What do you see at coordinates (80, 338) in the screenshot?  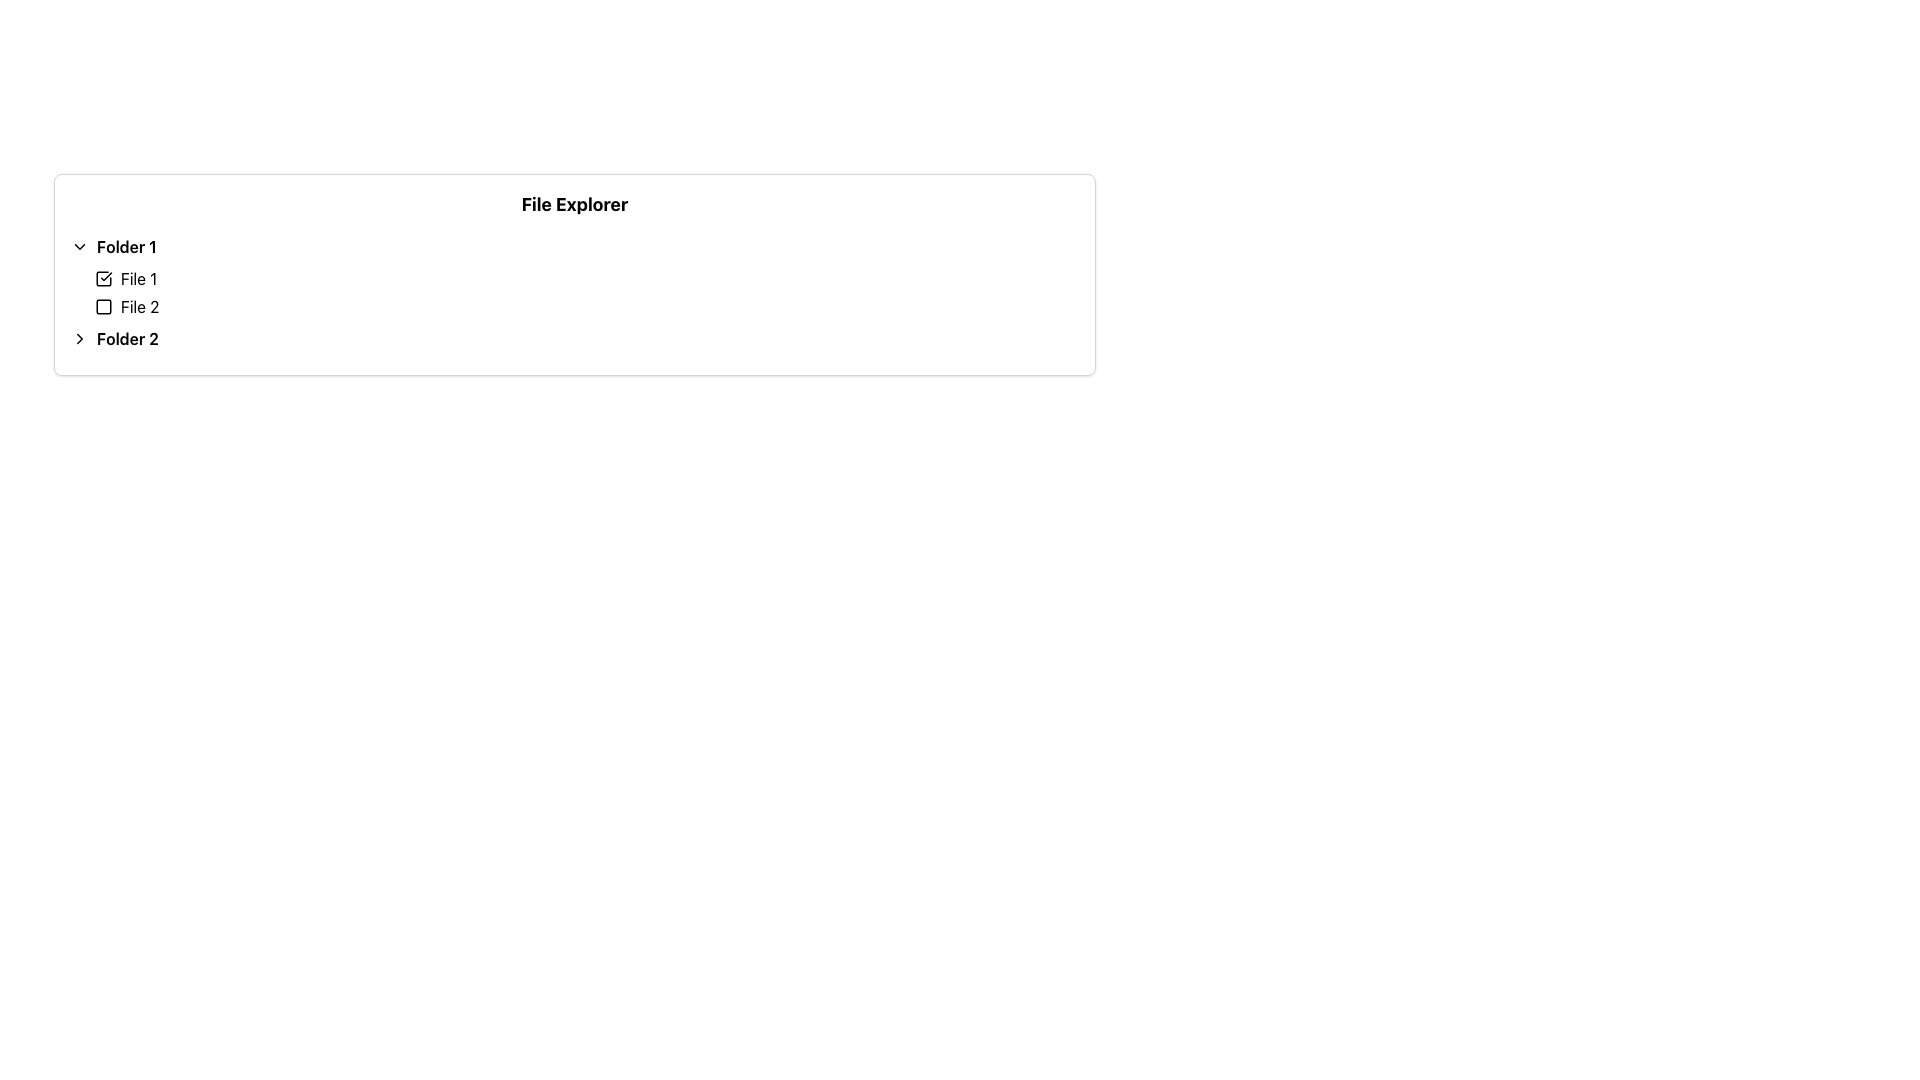 I see `the chevron icon` at bounding box center [80, 338].